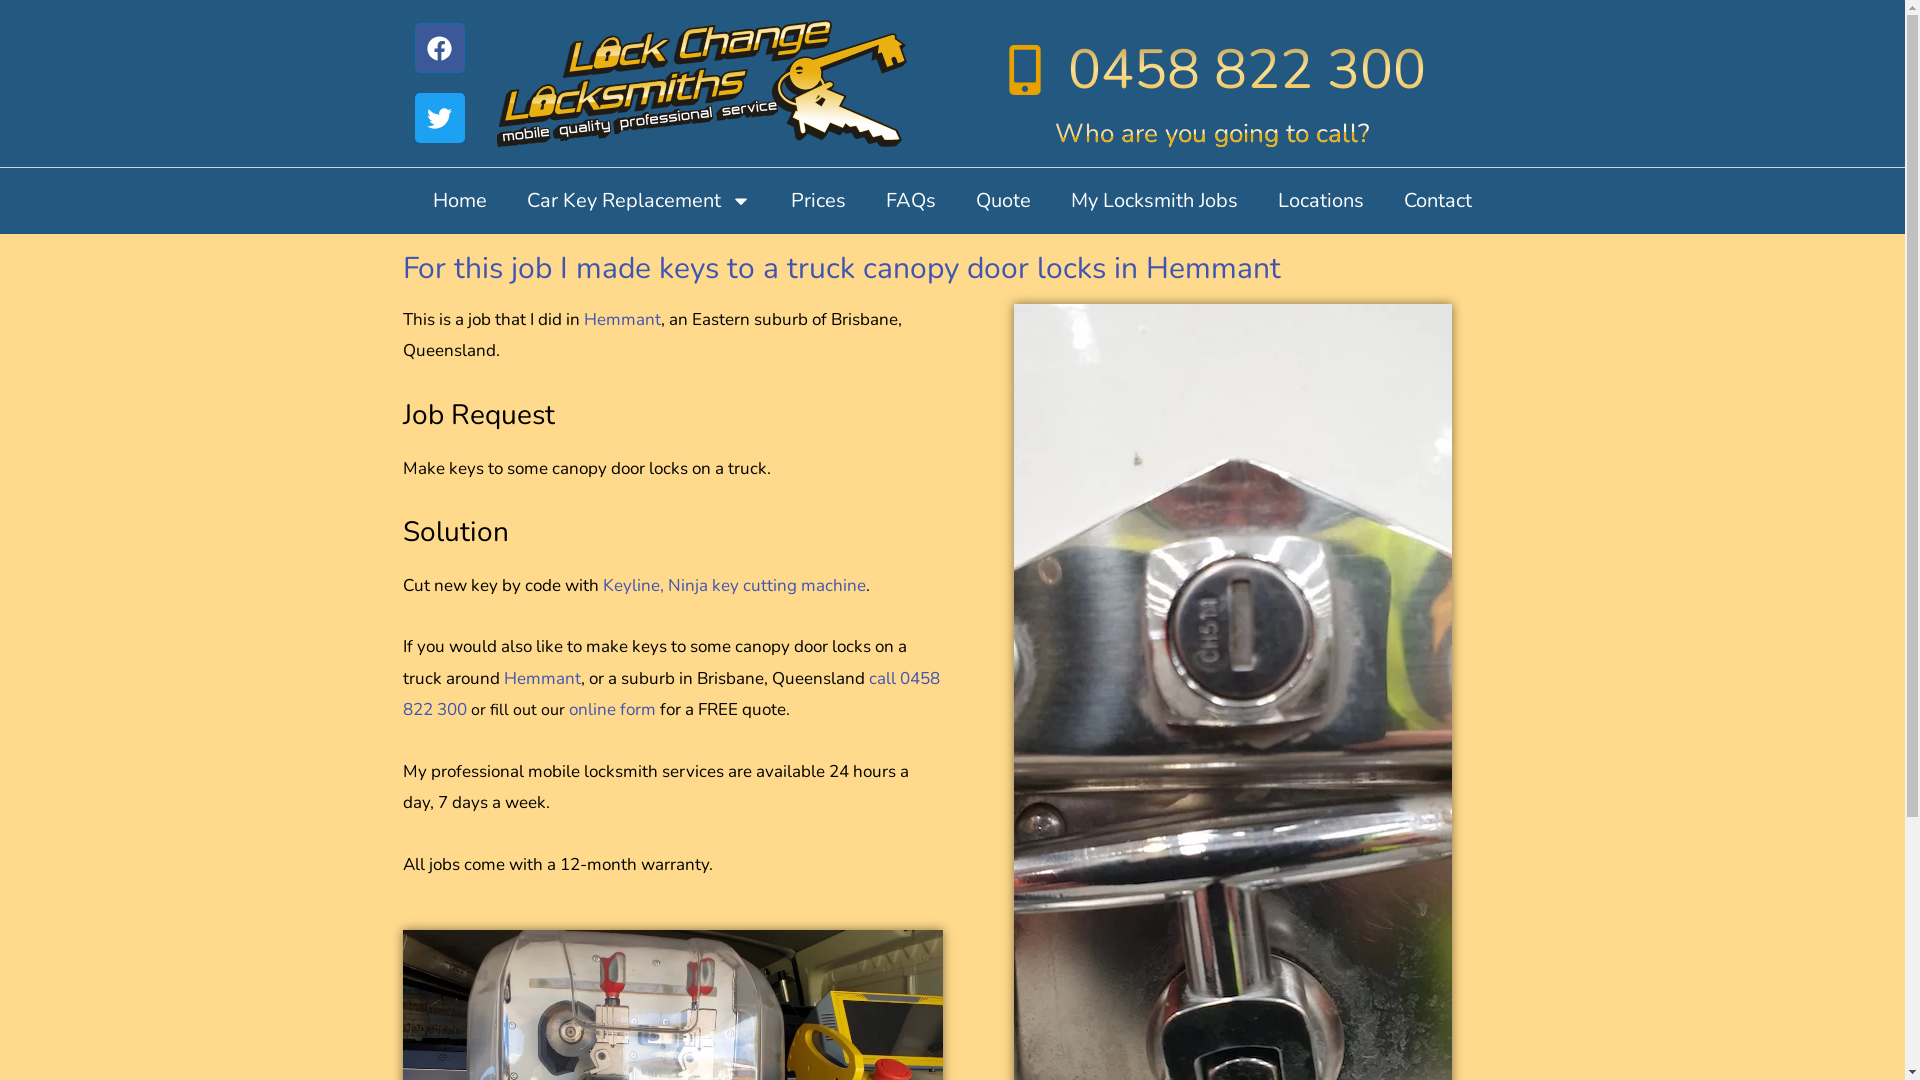  I want to click on 'Twitter', so click(437, 118).